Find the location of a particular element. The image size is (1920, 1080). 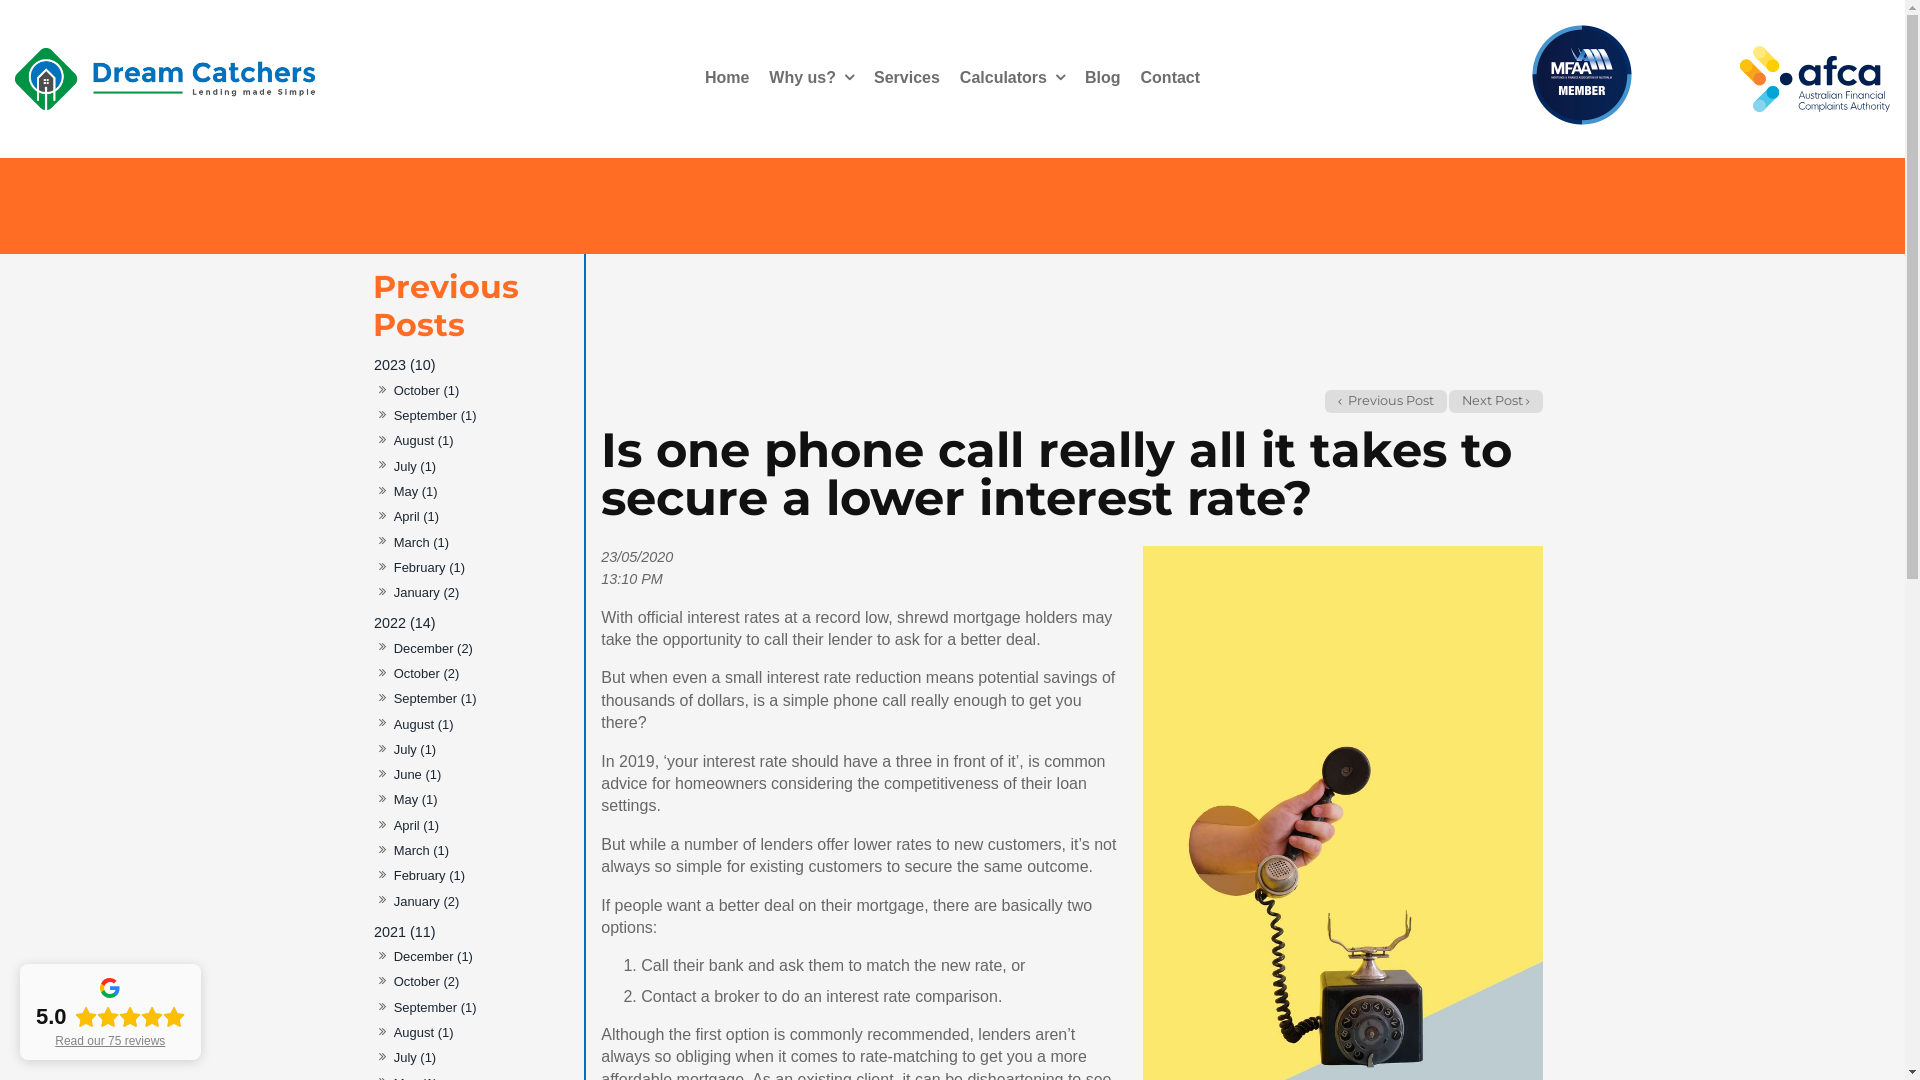

'February (1)' is located at coordinates (427, 875).